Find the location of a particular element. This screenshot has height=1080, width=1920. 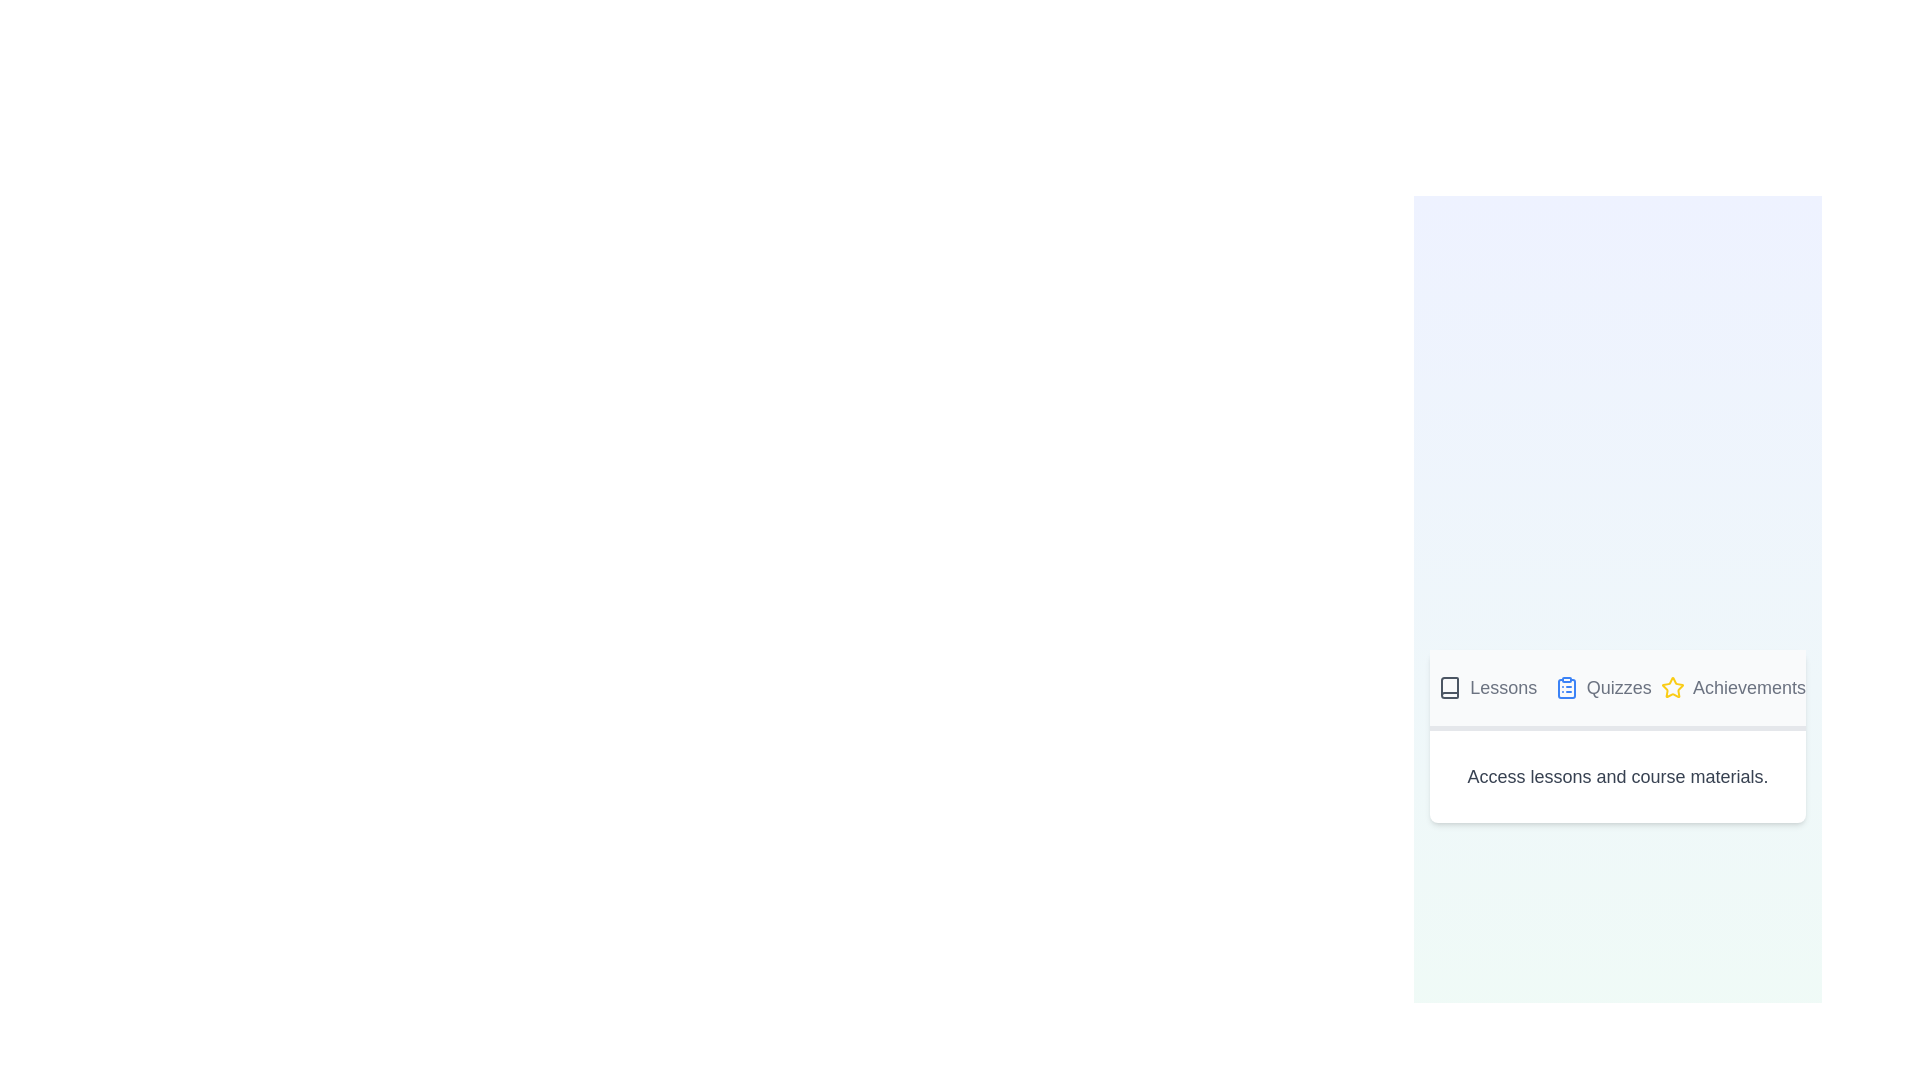

the Quizzes tab by clicking on it is located at coordinates (1603, 688).